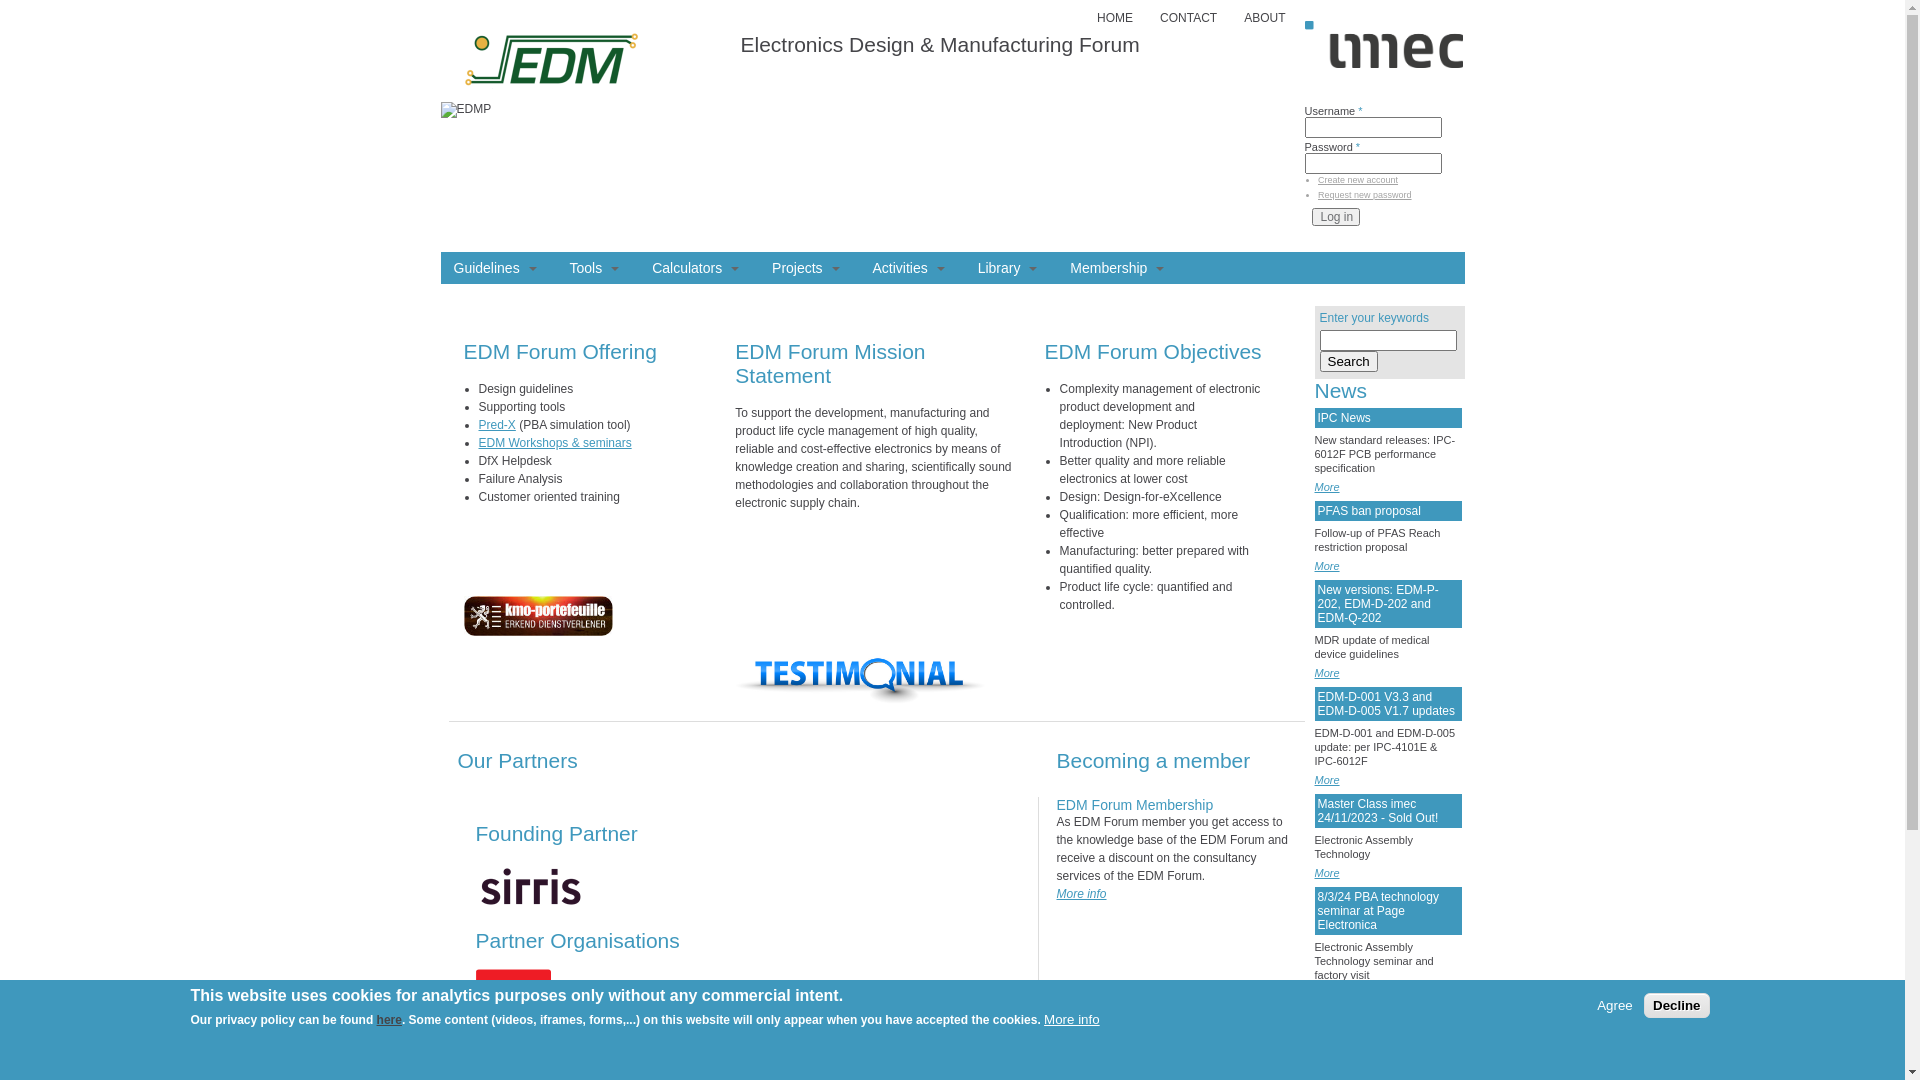 This screenshot has width=1920, height=1080. I want to click on 'Enter the terms you wish to search for.', so click(1387, 339).